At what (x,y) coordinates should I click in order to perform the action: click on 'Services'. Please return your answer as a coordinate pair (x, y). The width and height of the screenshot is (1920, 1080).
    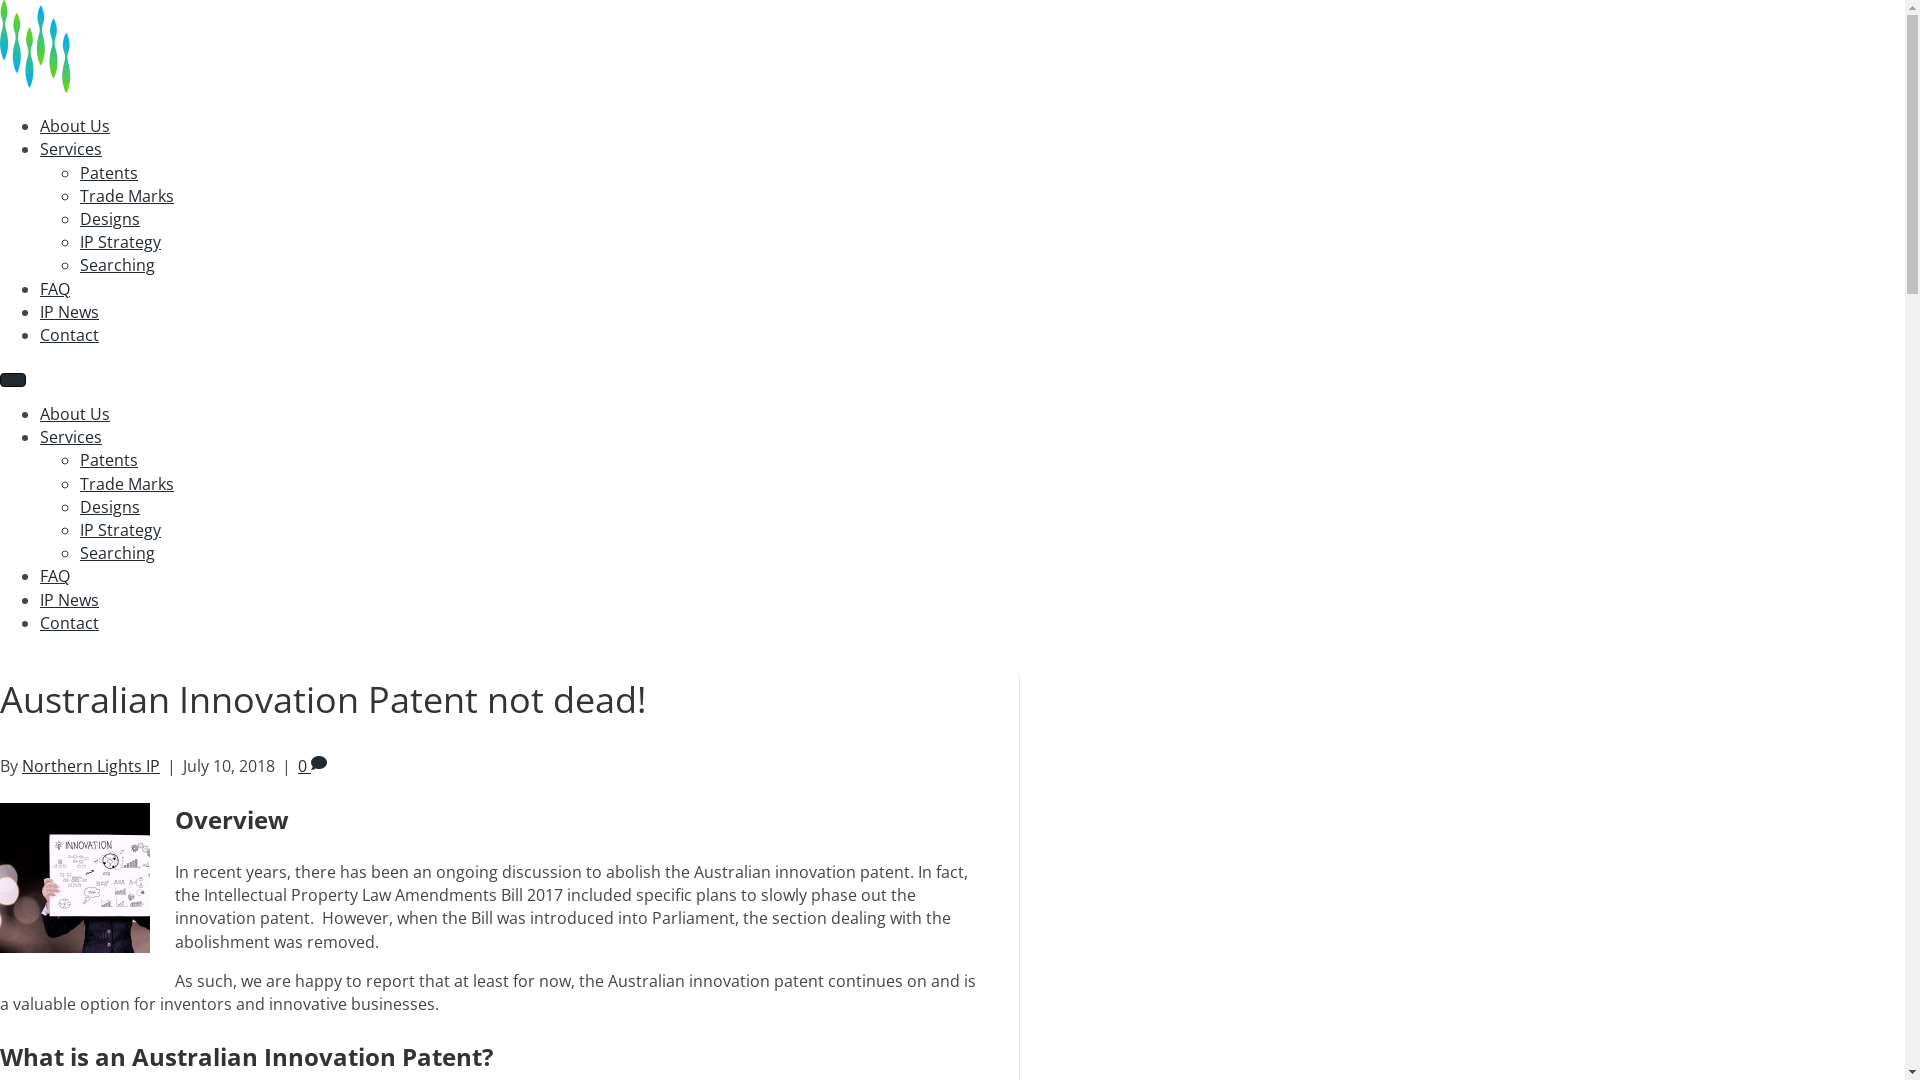
    Looking at the image, I should click on (71, 435).